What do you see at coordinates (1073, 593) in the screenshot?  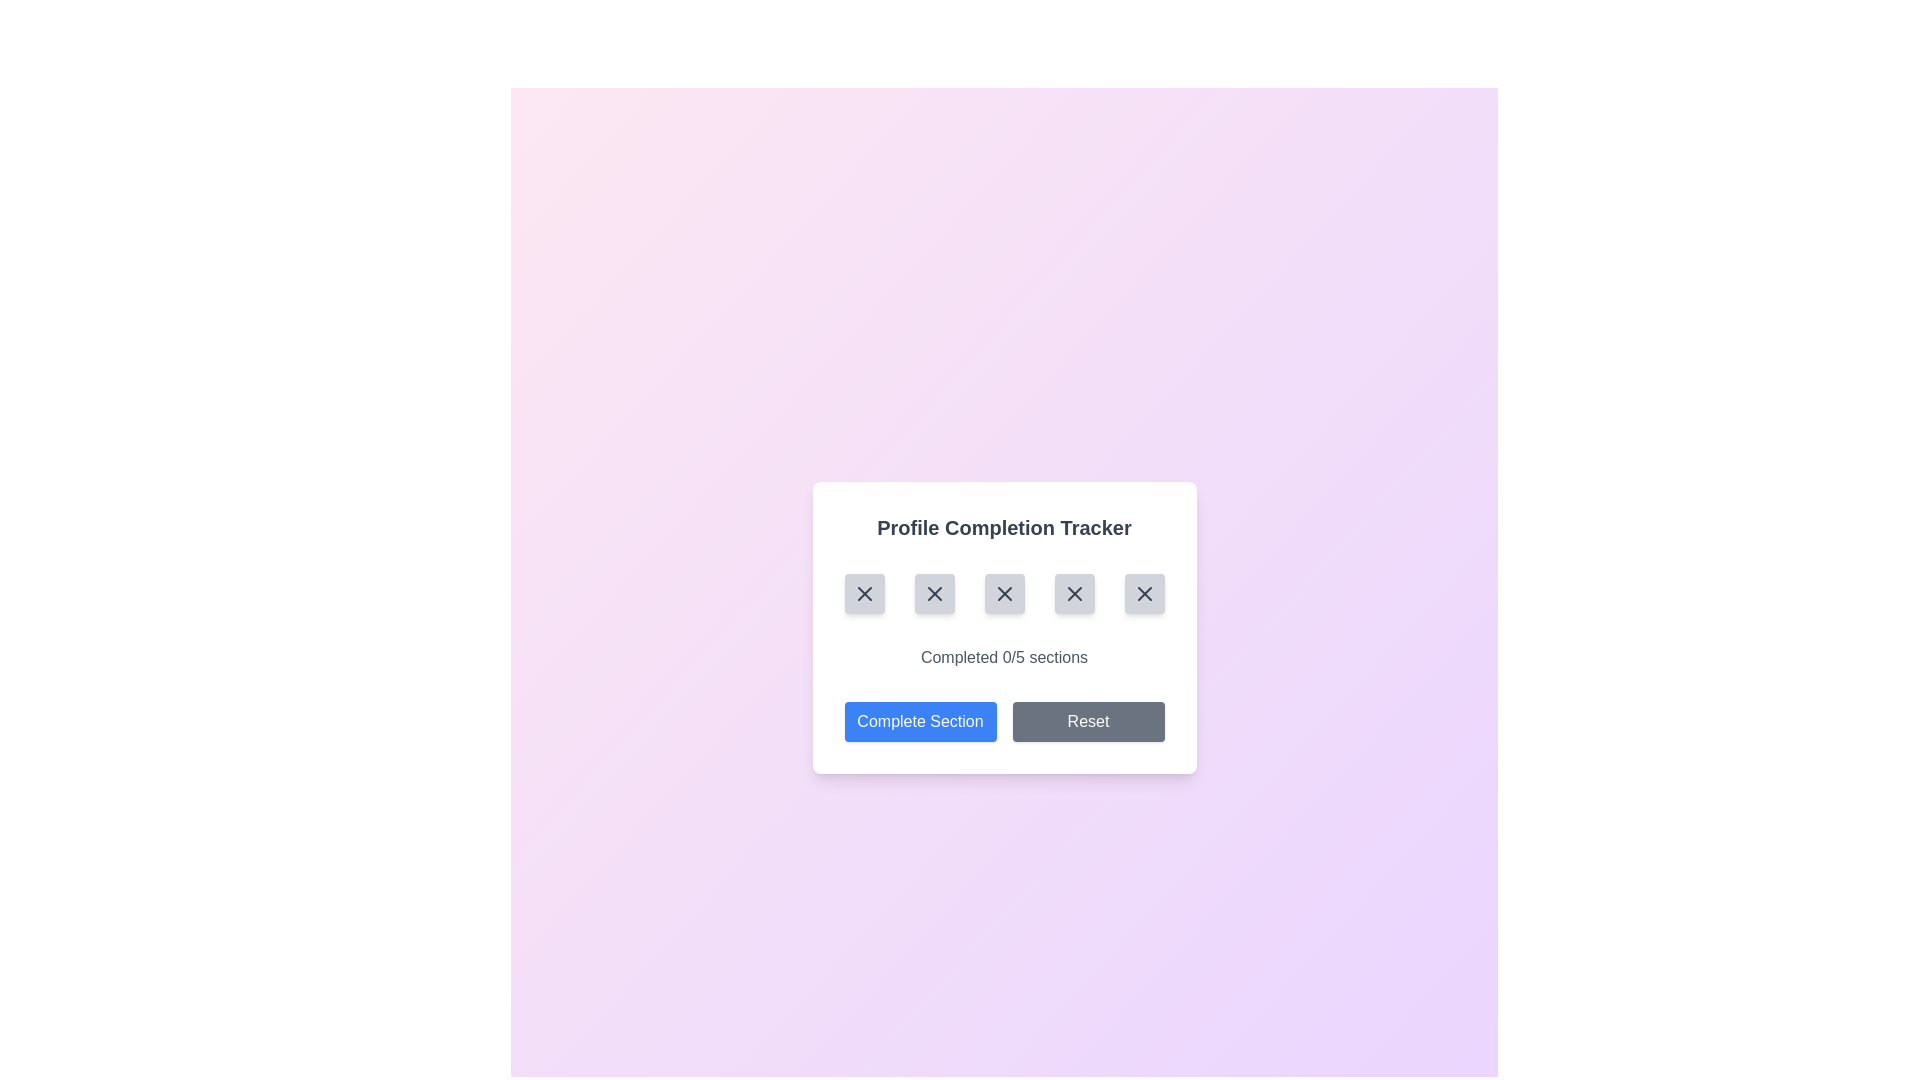 I see `the fourth 'X' icon in the profile completion tracker, which is located above the text stating 'Completed 0/5 sections'` at bounding box center [1073, 593].